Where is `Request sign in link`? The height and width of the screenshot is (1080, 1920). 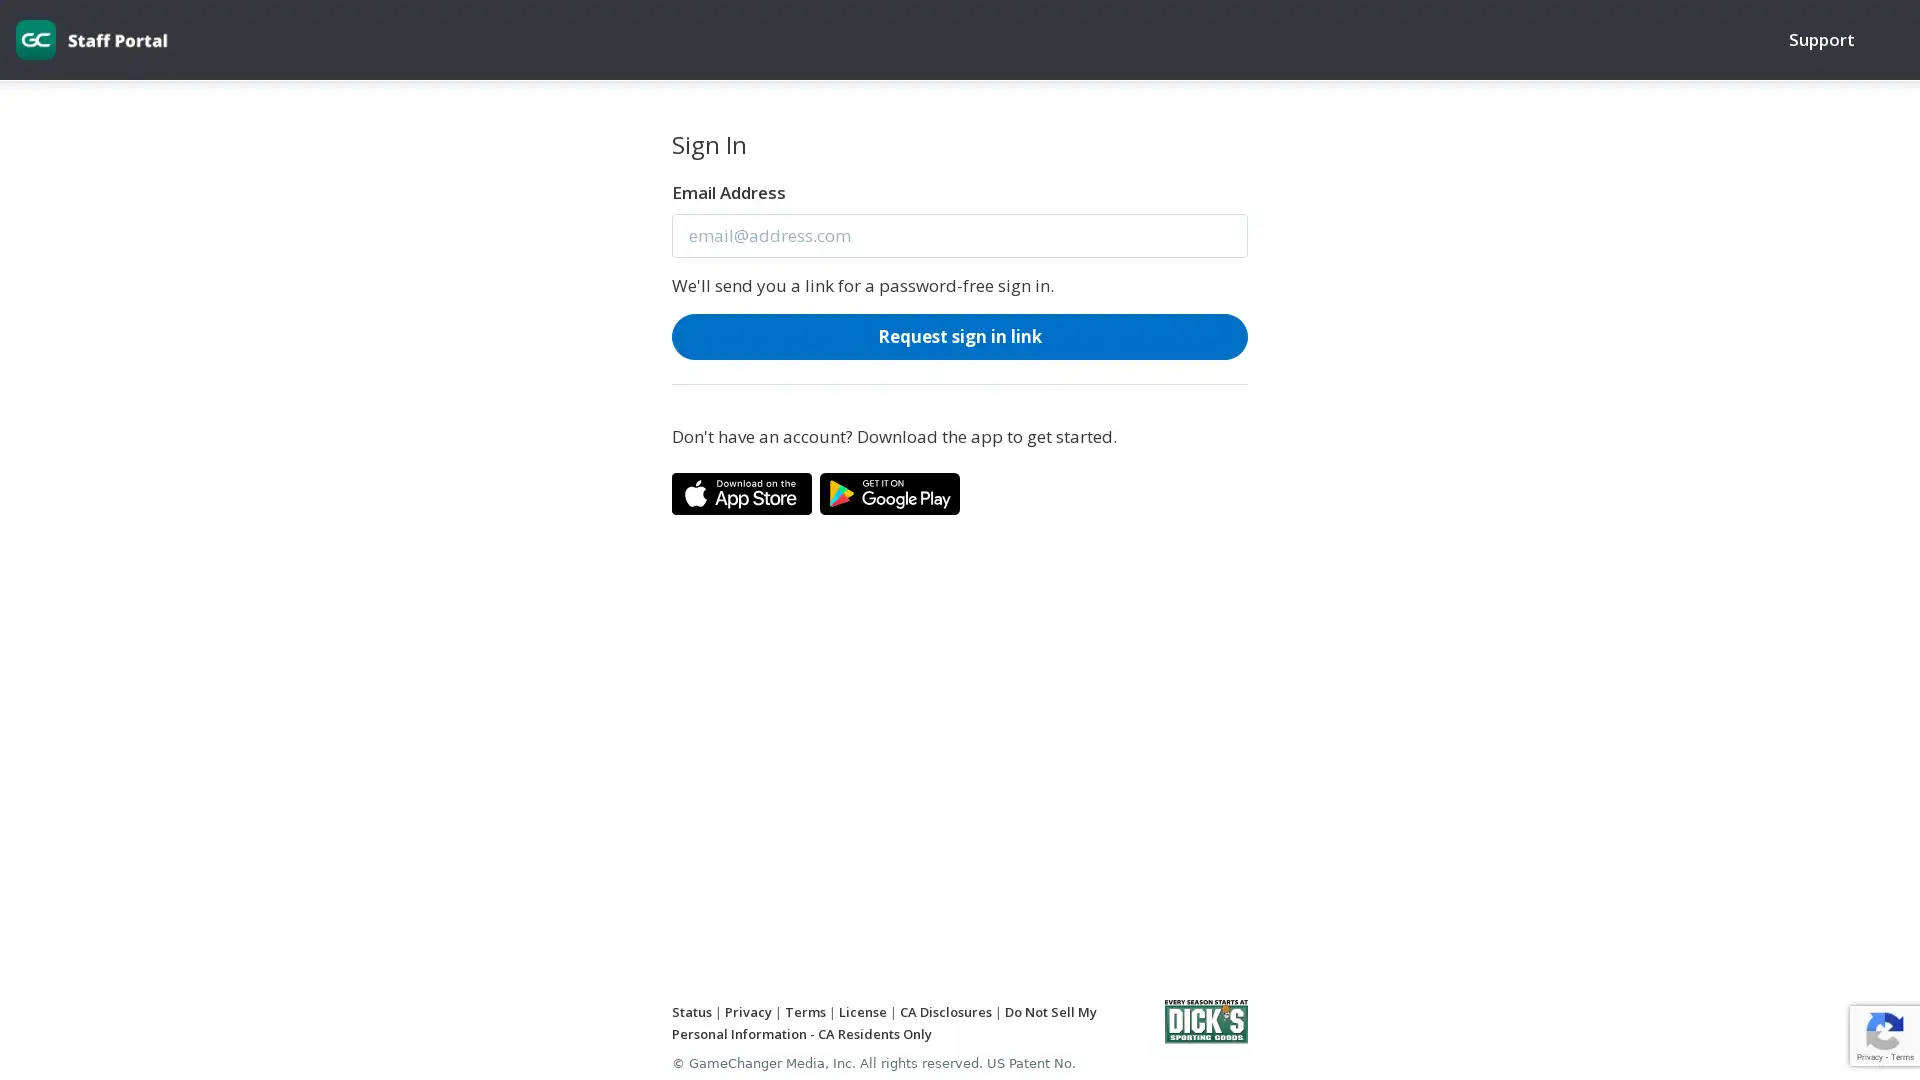
Request sign in link is located at coordinates (960, 334).